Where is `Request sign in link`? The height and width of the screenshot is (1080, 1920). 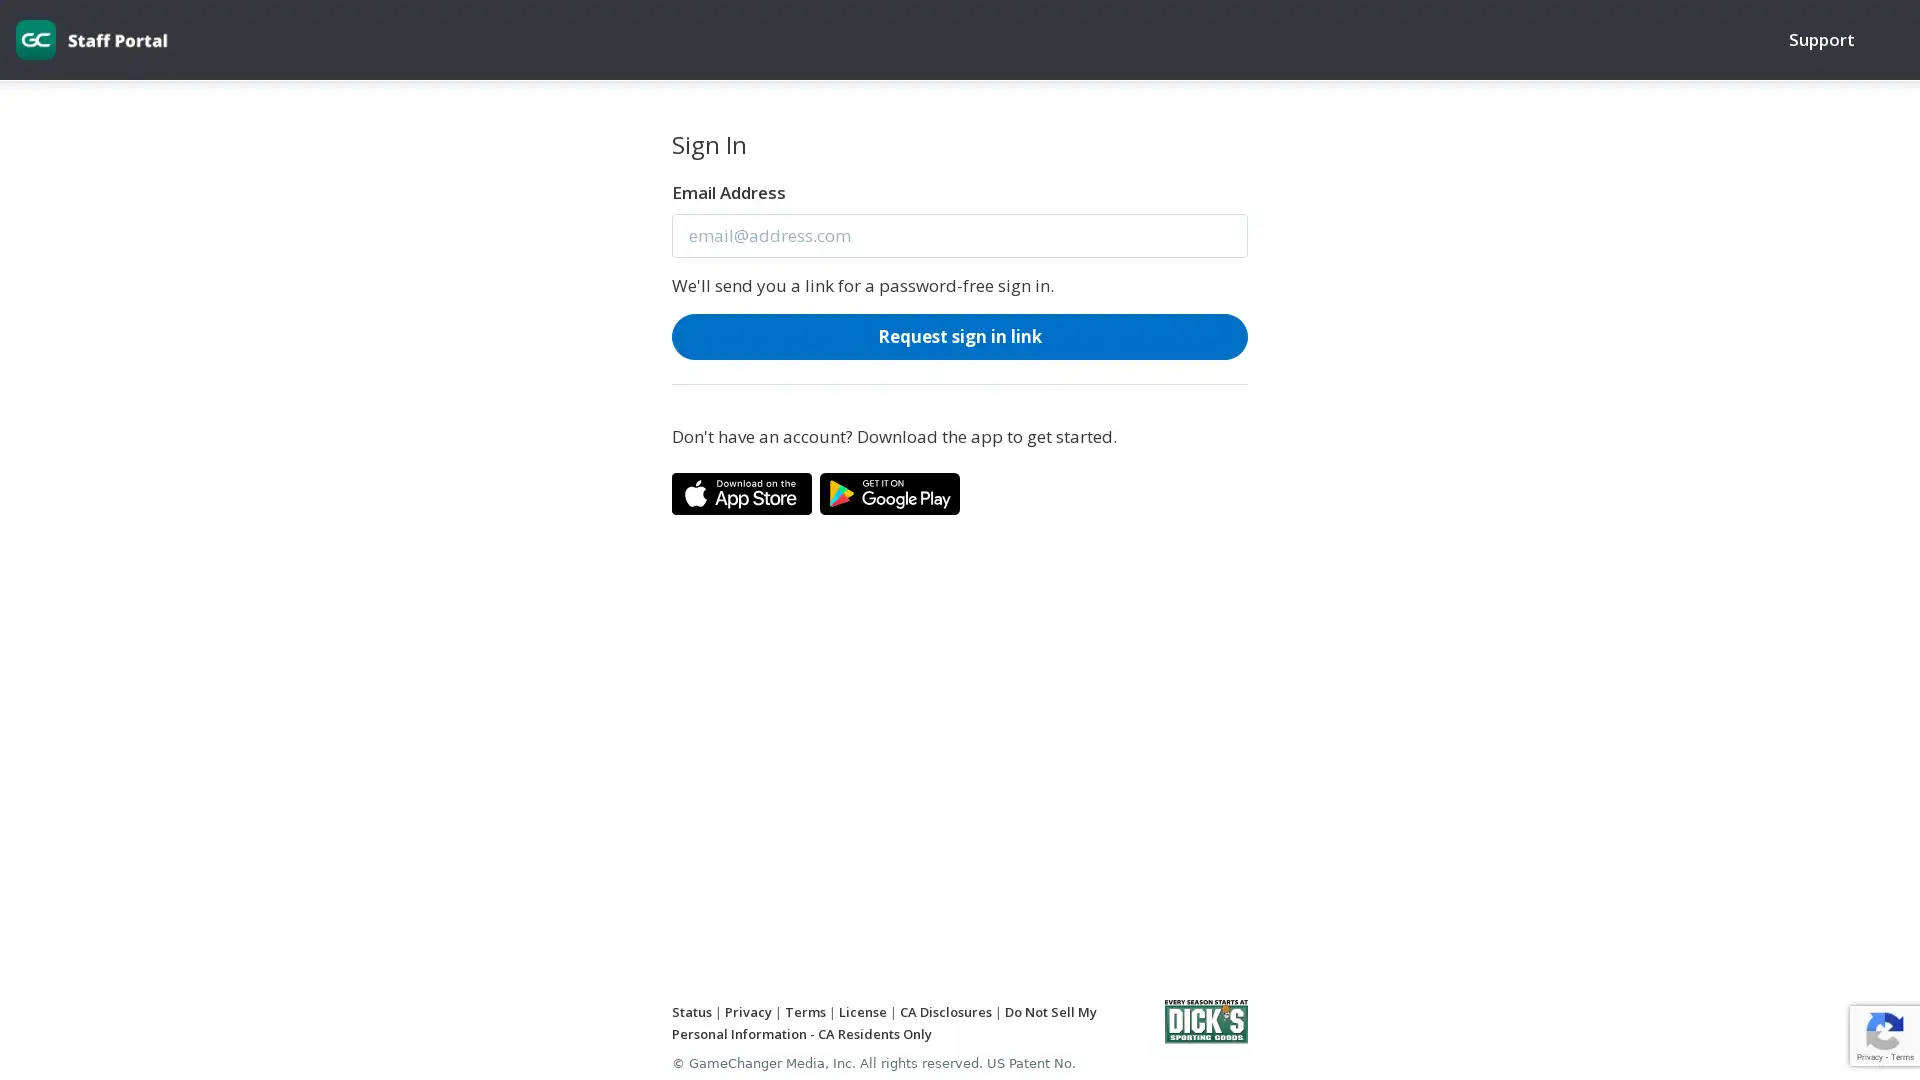
Request sign in link is located at coordinates (960, 334).